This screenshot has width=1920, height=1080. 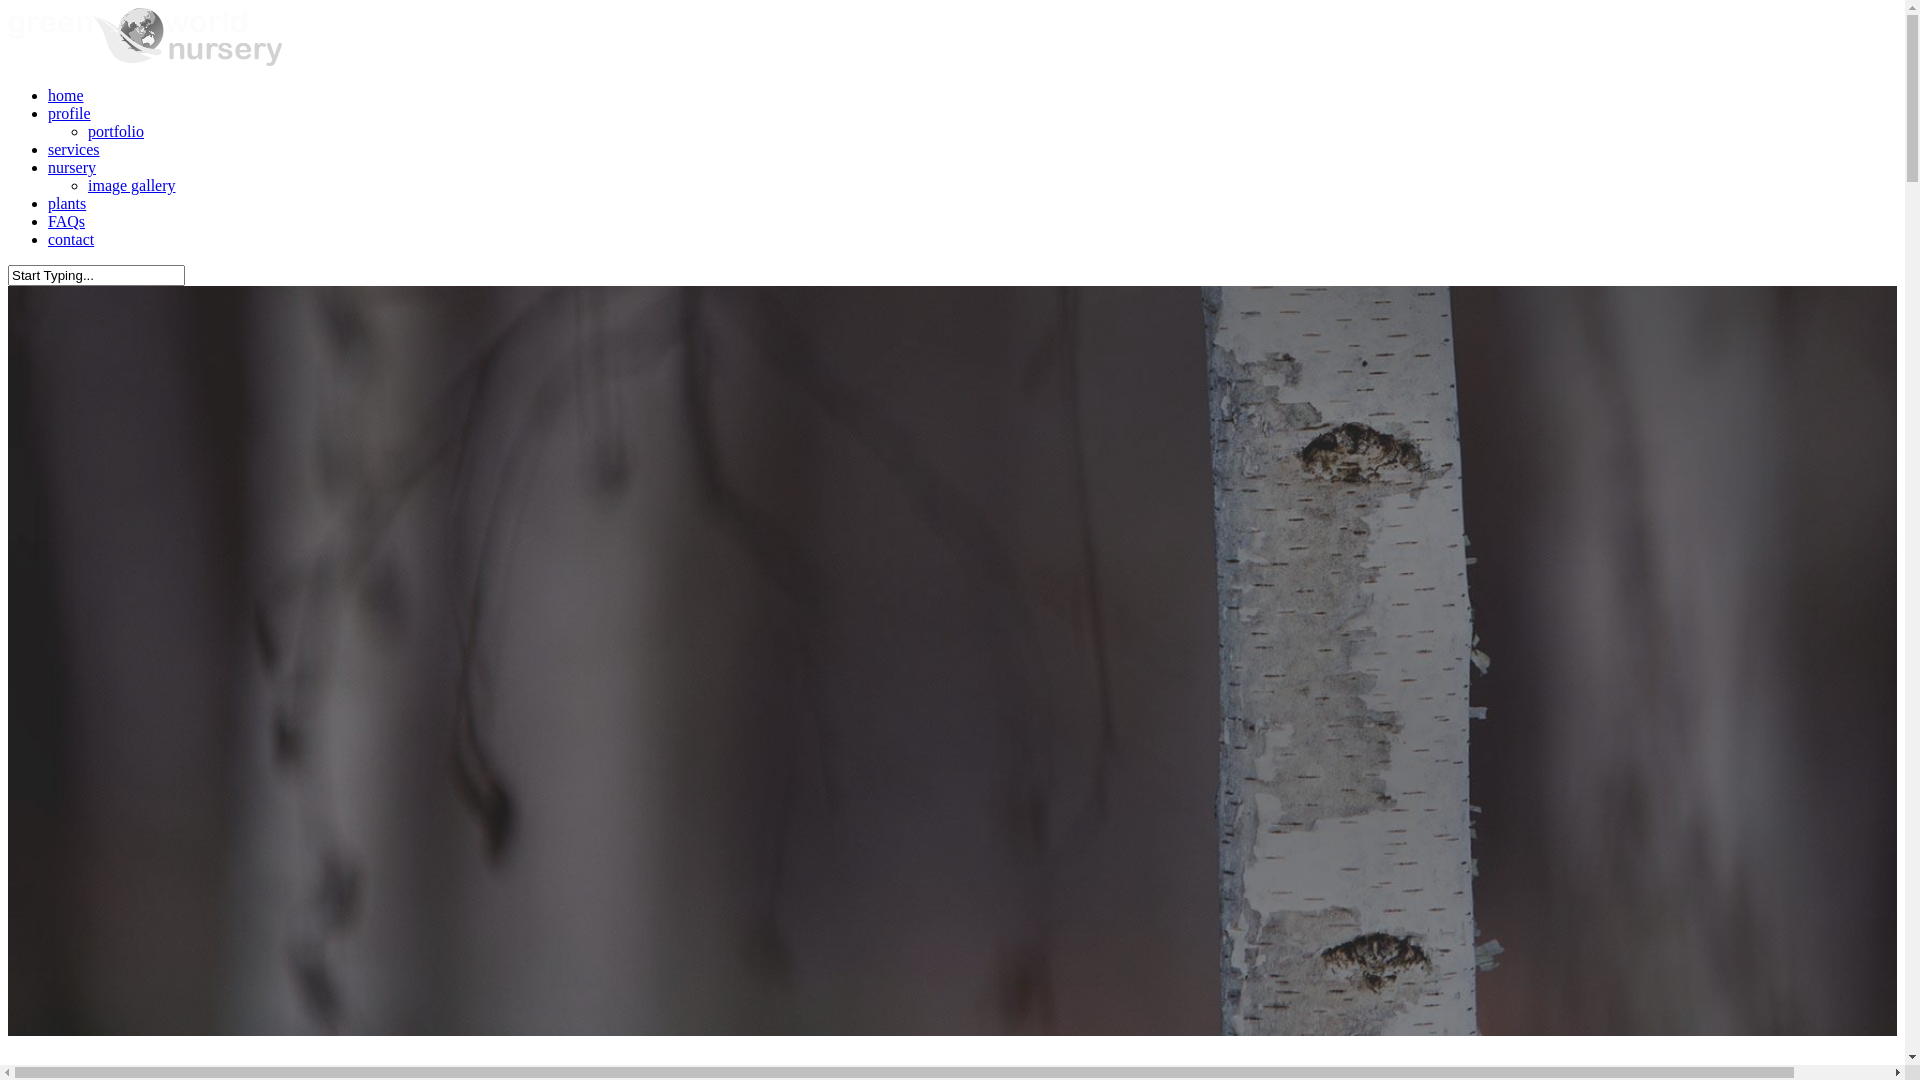 What do you see at coordinates (69, 113) in the screenshot?
I see `'profile'` at bounding box center [69, 113].